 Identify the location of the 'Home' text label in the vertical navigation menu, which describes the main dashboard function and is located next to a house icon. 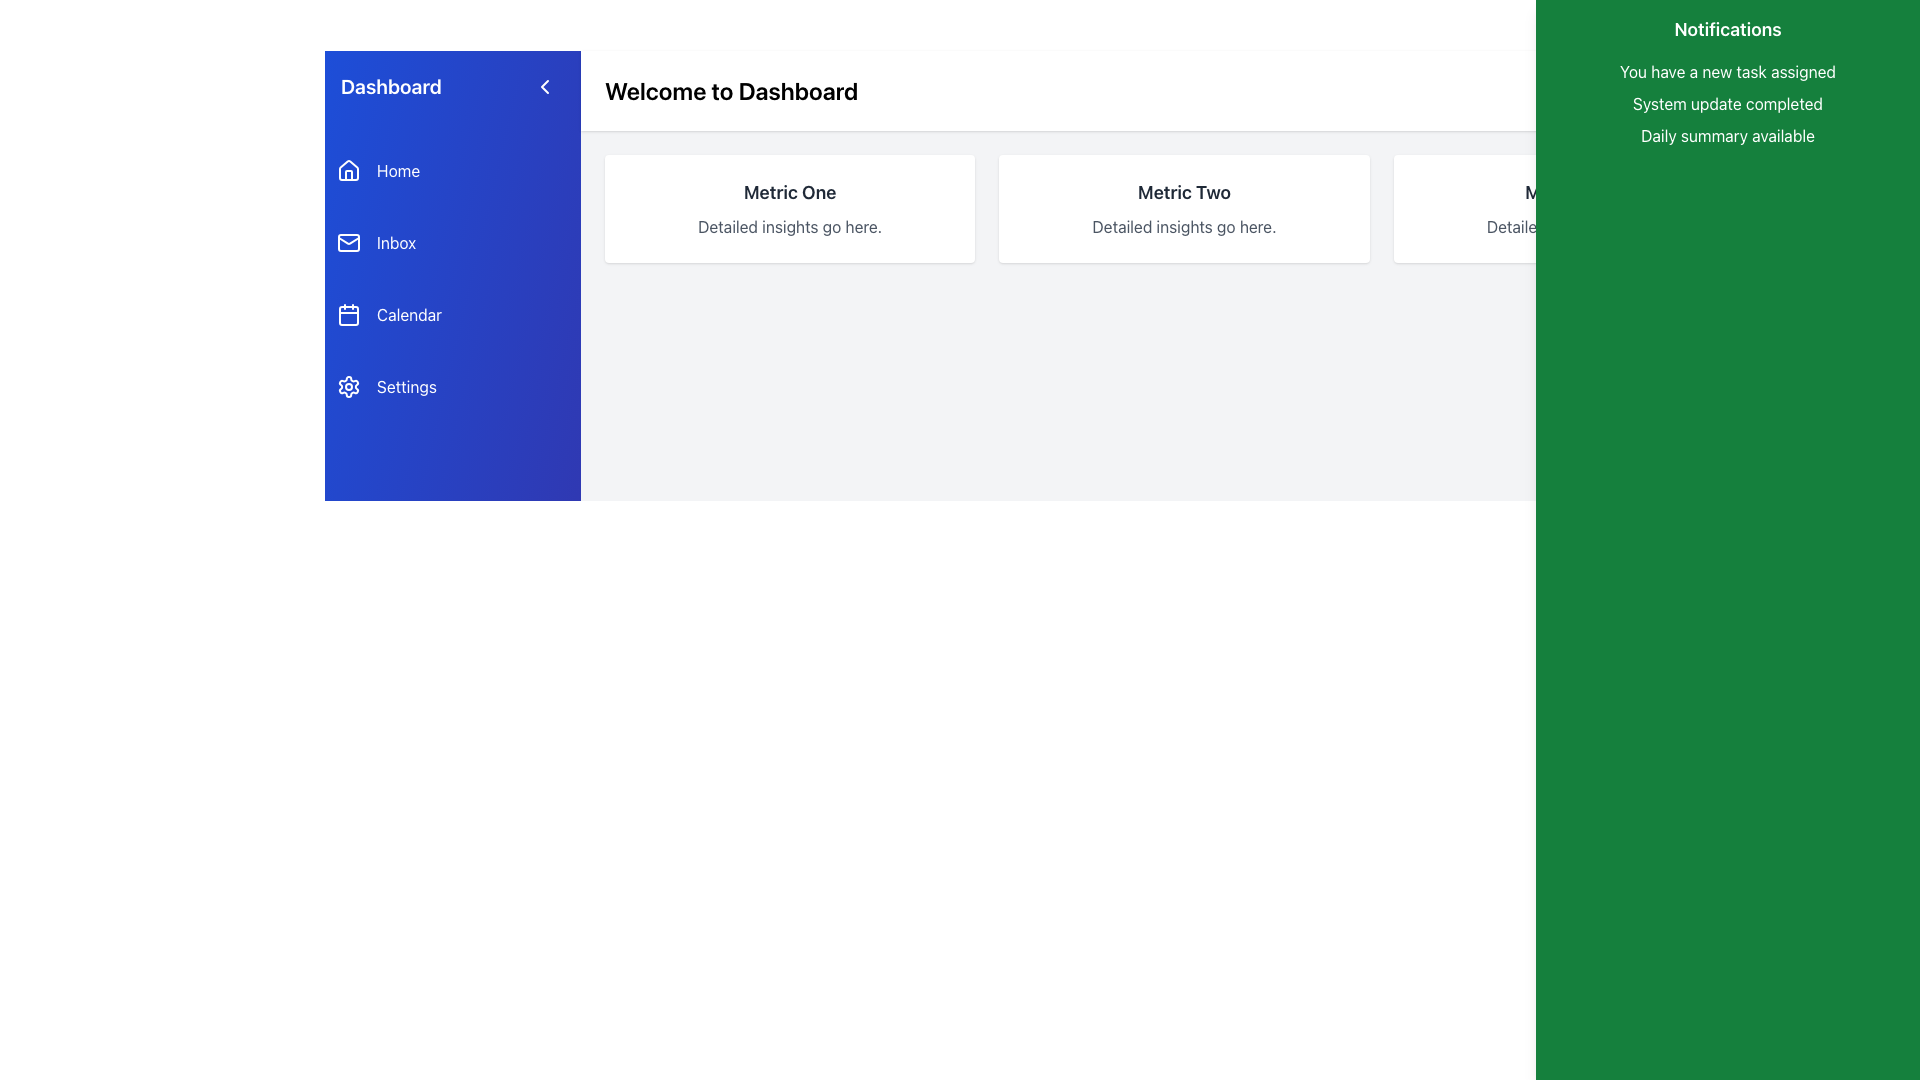
(398, 169).